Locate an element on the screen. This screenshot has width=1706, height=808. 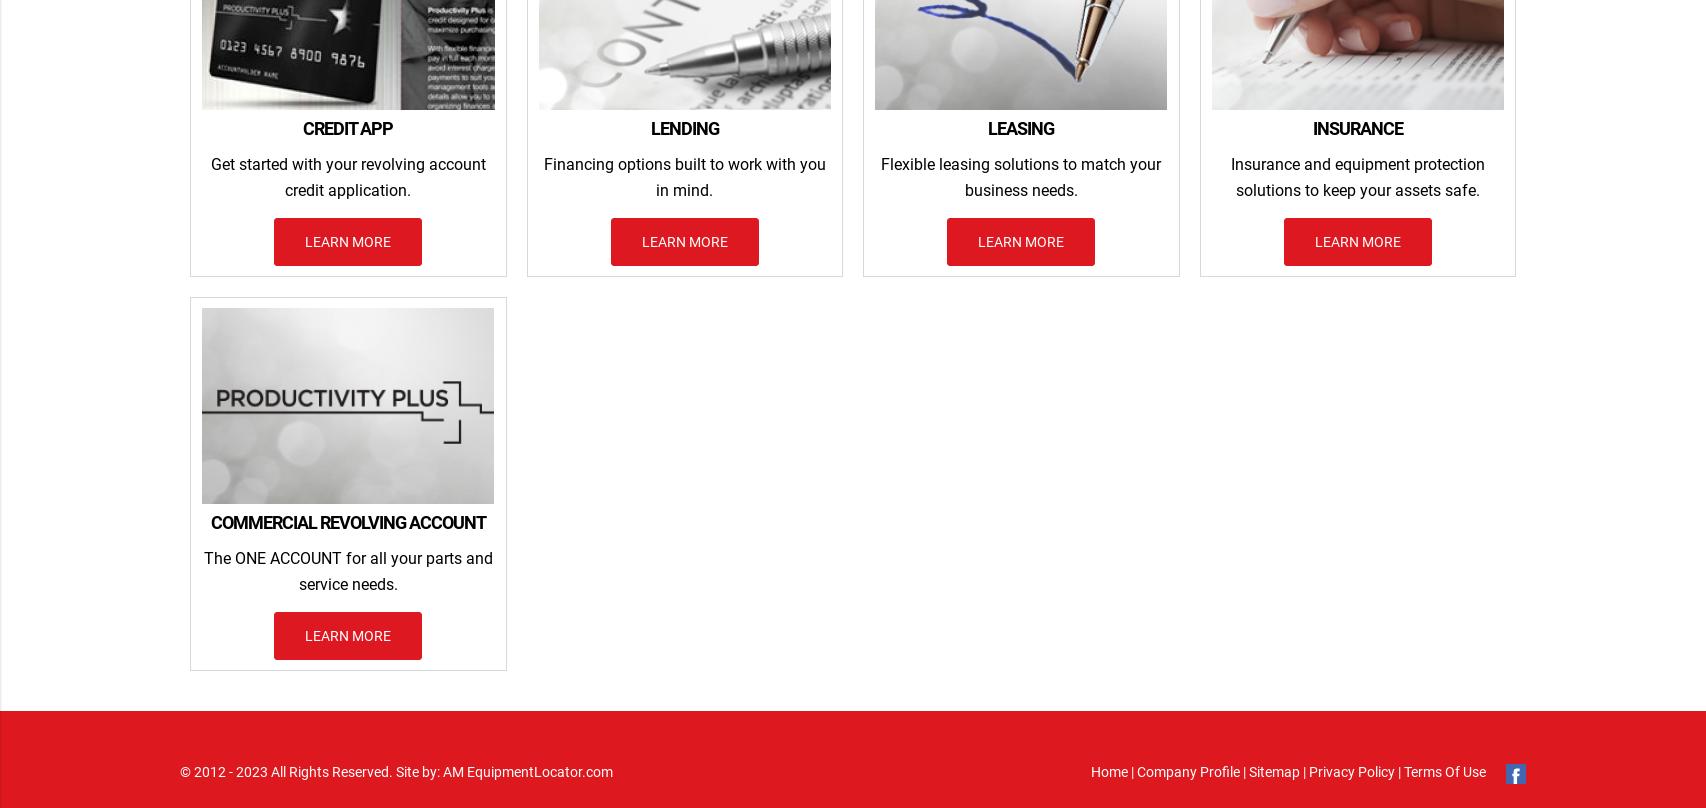
'Terms Of Use' is located at coordinates (1442, 769).